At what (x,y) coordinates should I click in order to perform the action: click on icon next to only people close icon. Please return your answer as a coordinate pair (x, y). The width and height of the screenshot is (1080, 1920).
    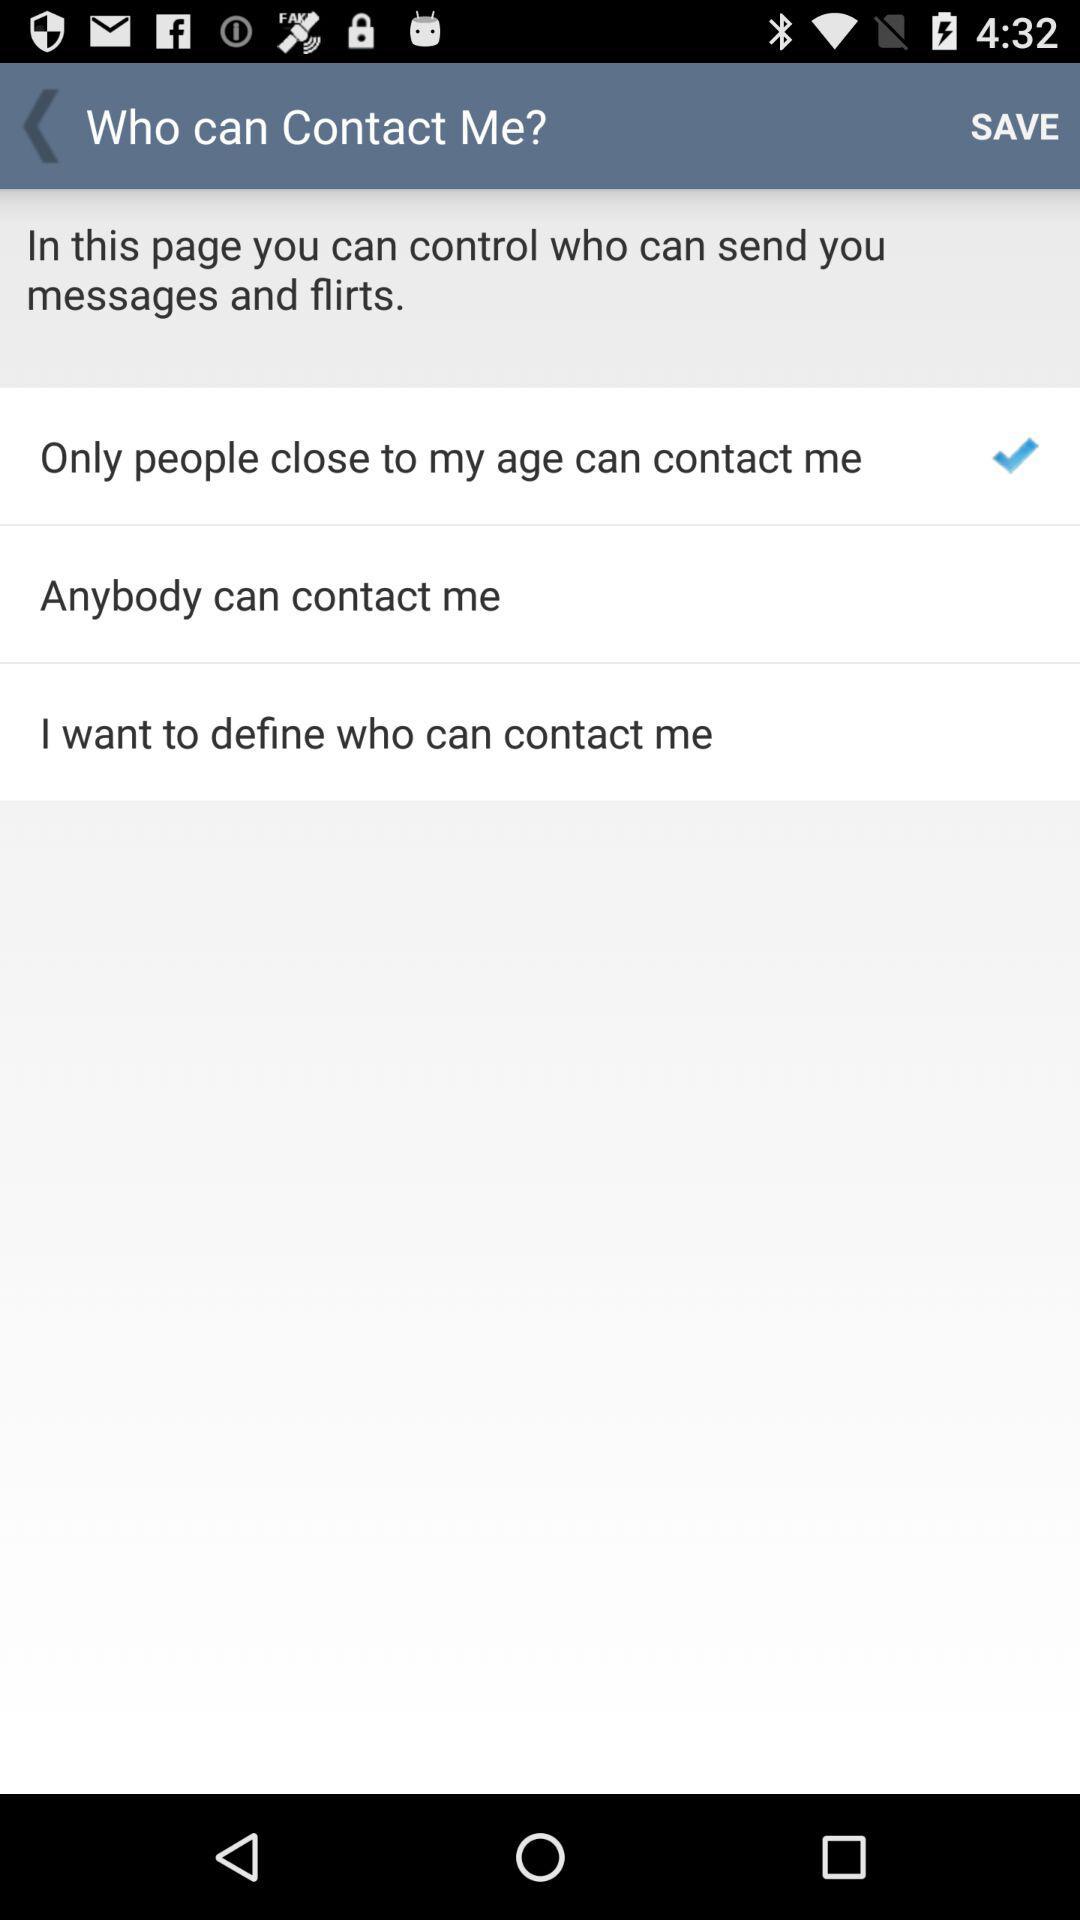
    Looking at the image, I should click on (1015, 454).